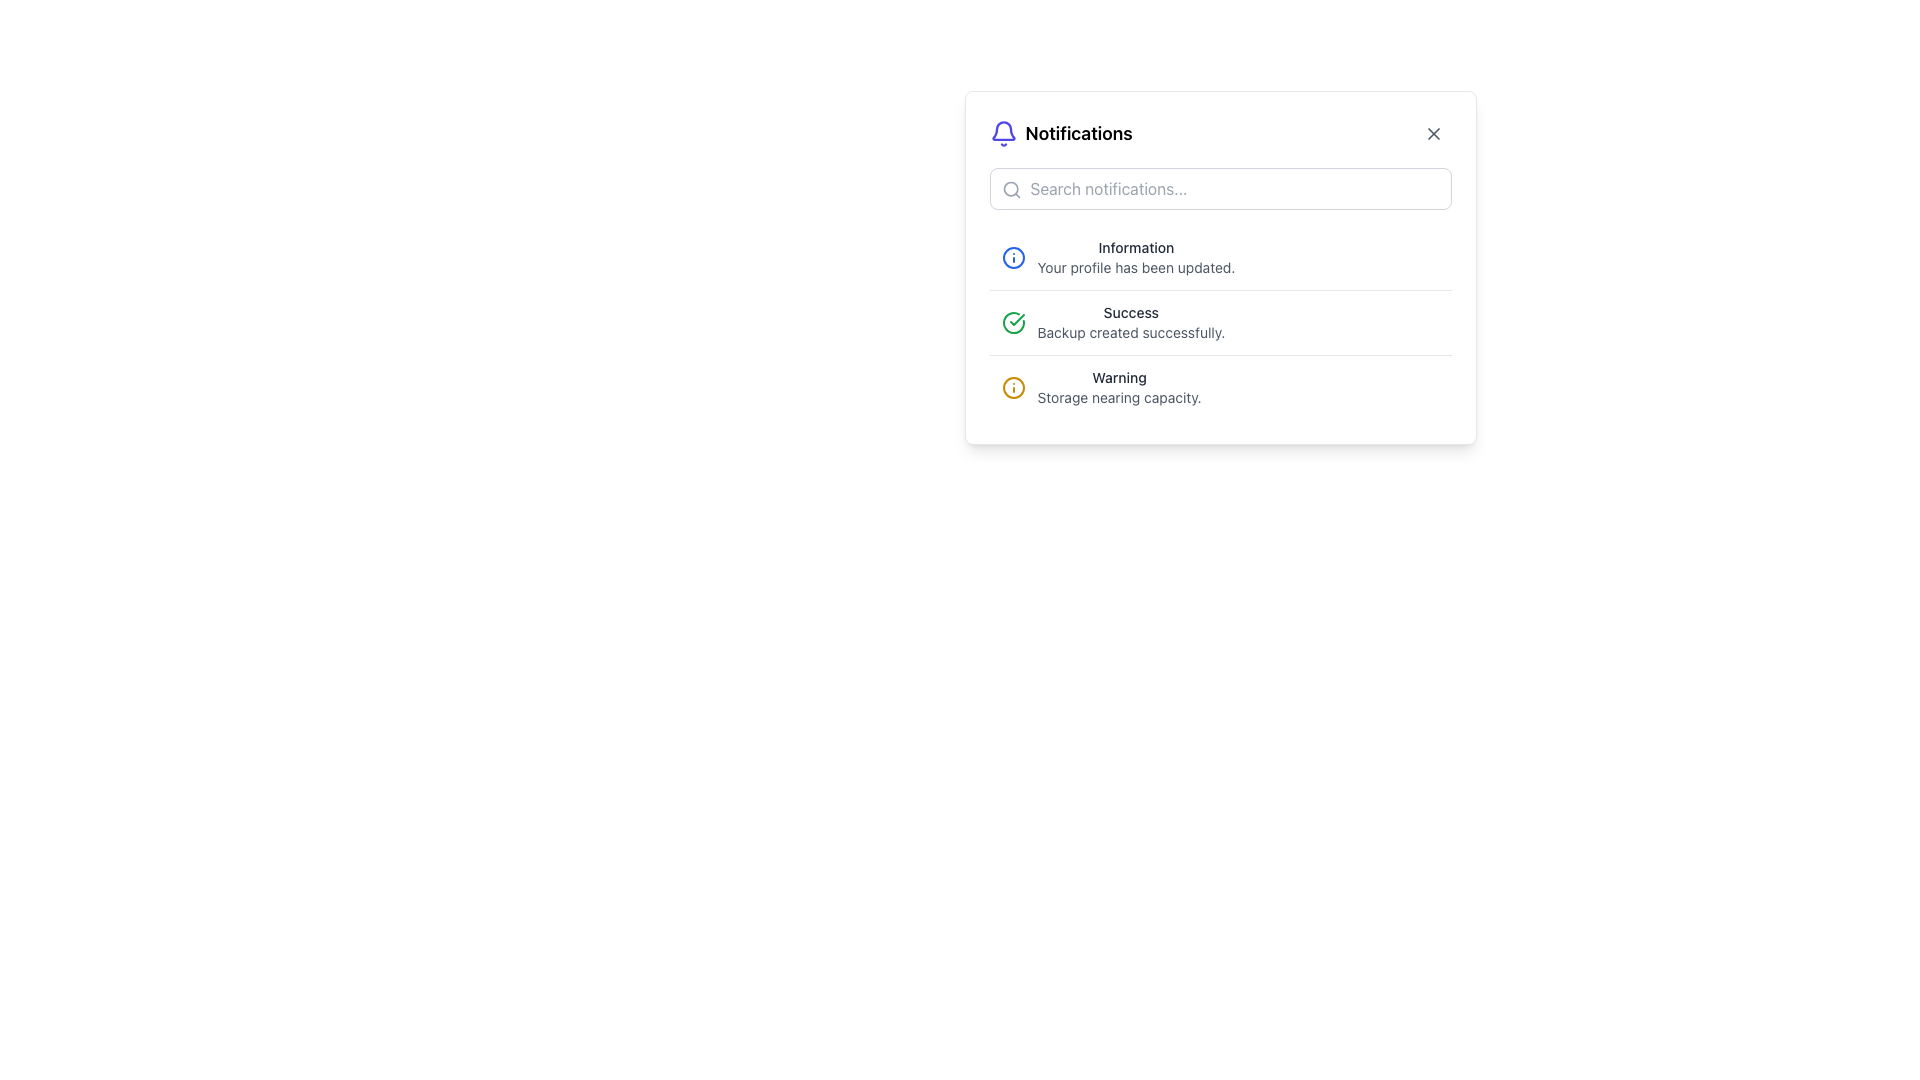  I want to click on the close button located at the top-right corner of the notifications panel, so click(1432, 134).